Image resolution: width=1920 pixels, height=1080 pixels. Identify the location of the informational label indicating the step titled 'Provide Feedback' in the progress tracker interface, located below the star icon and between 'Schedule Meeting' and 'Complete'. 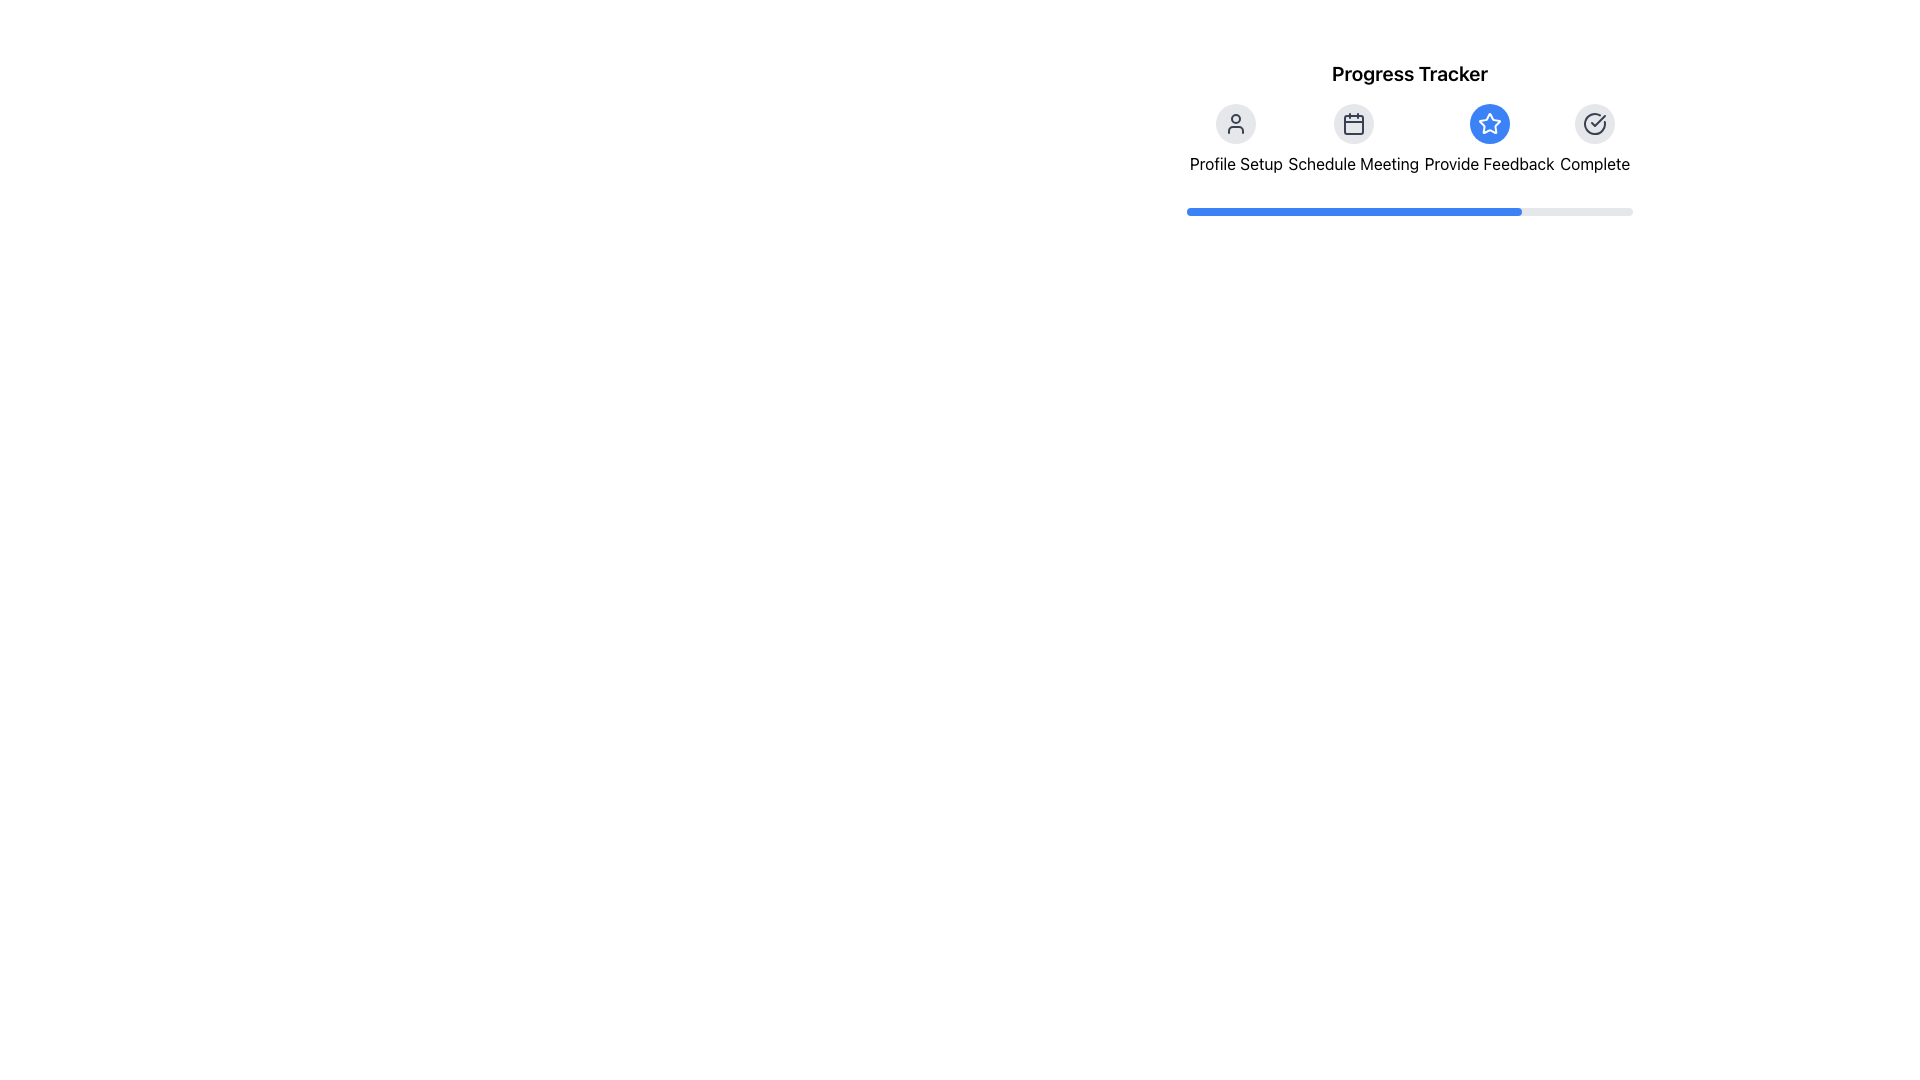
(1489, 163).